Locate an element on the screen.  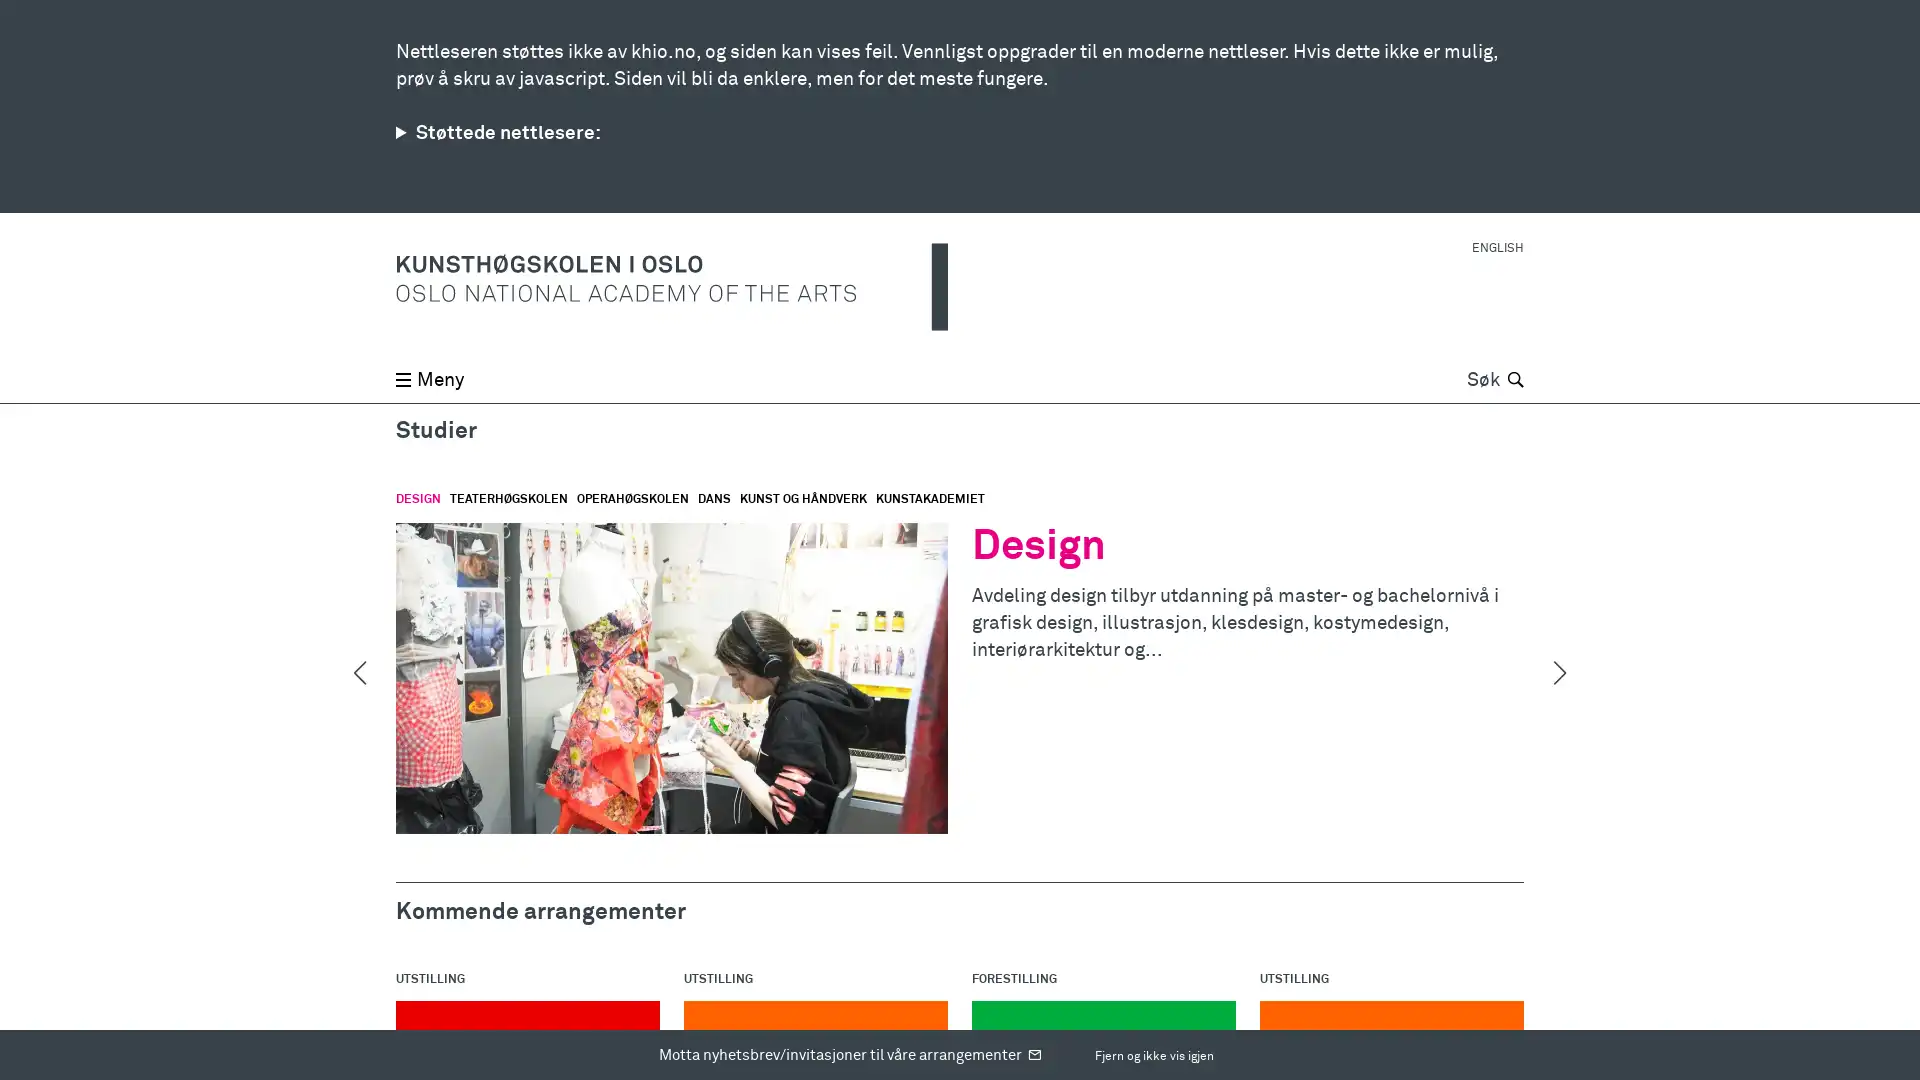
KUNST OG HANDVERK is located at coordinates (803, 500).